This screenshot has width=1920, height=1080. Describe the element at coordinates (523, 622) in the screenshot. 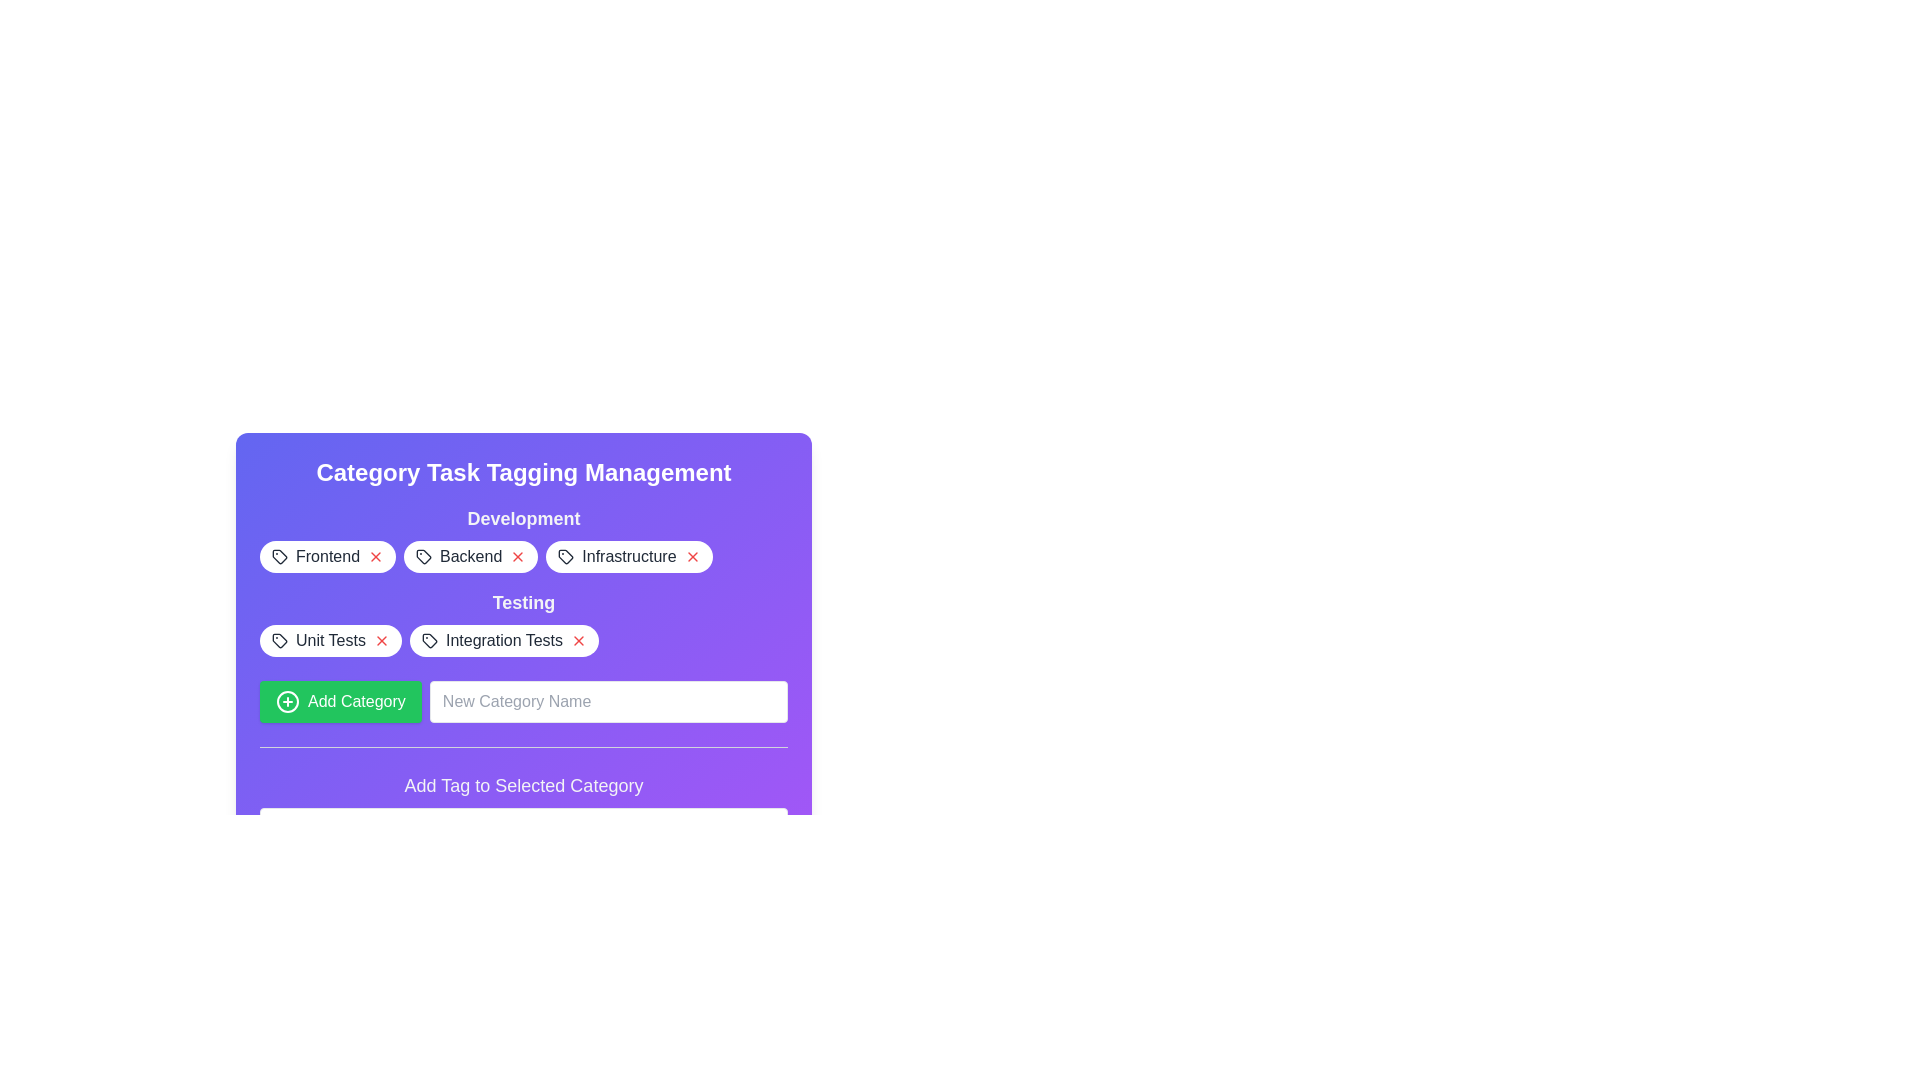

I see `the 'Testing' section in the Category area` at that location.